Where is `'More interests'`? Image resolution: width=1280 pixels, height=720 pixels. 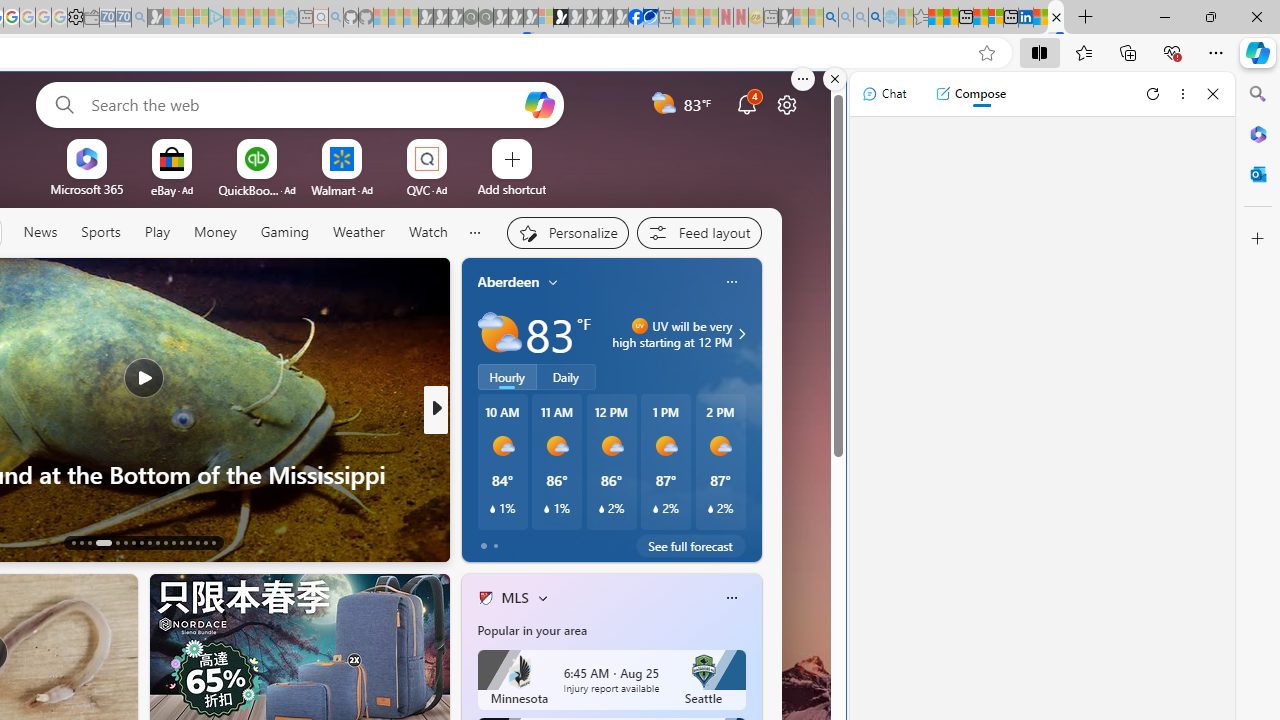 'More interests' is located at coordinates (542, 596).